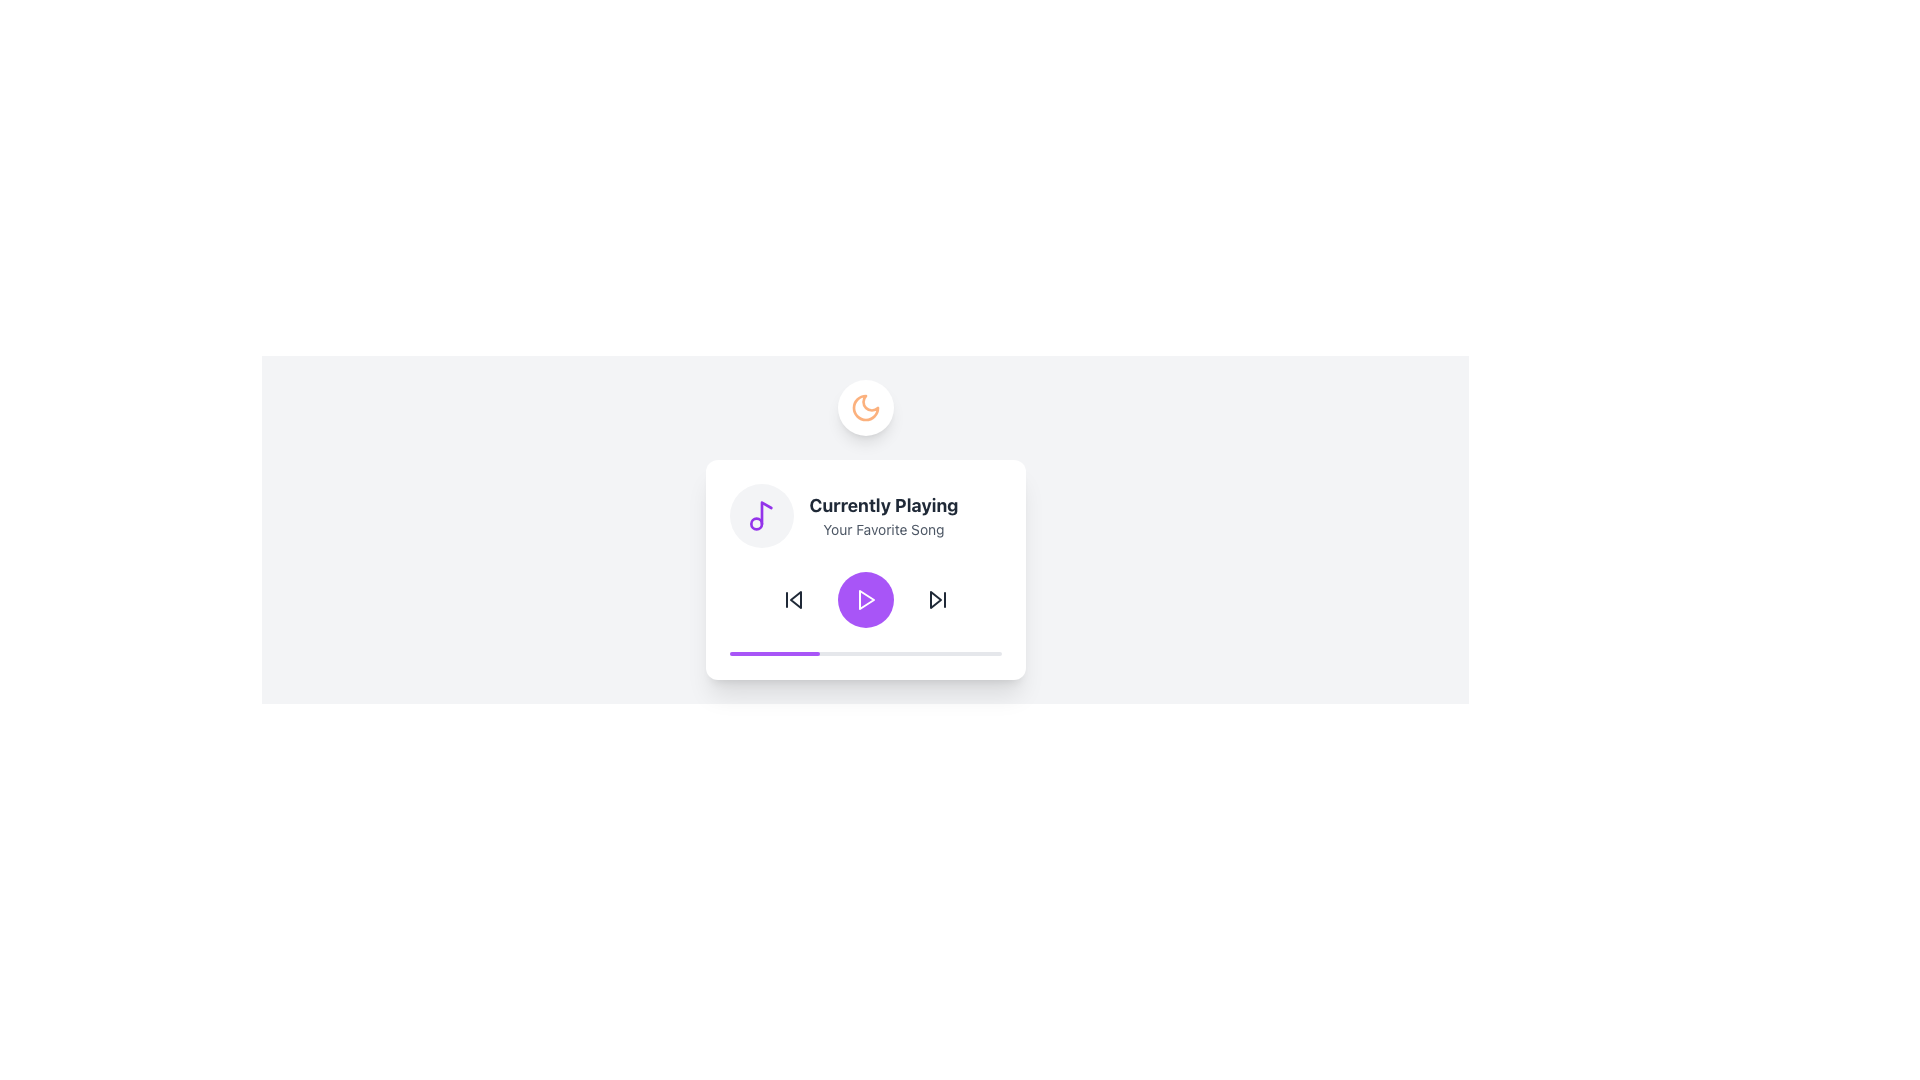  I want to click on the theme toggle button located centrally above the music player interface to switch between light and dark modes, so click(865, 407).